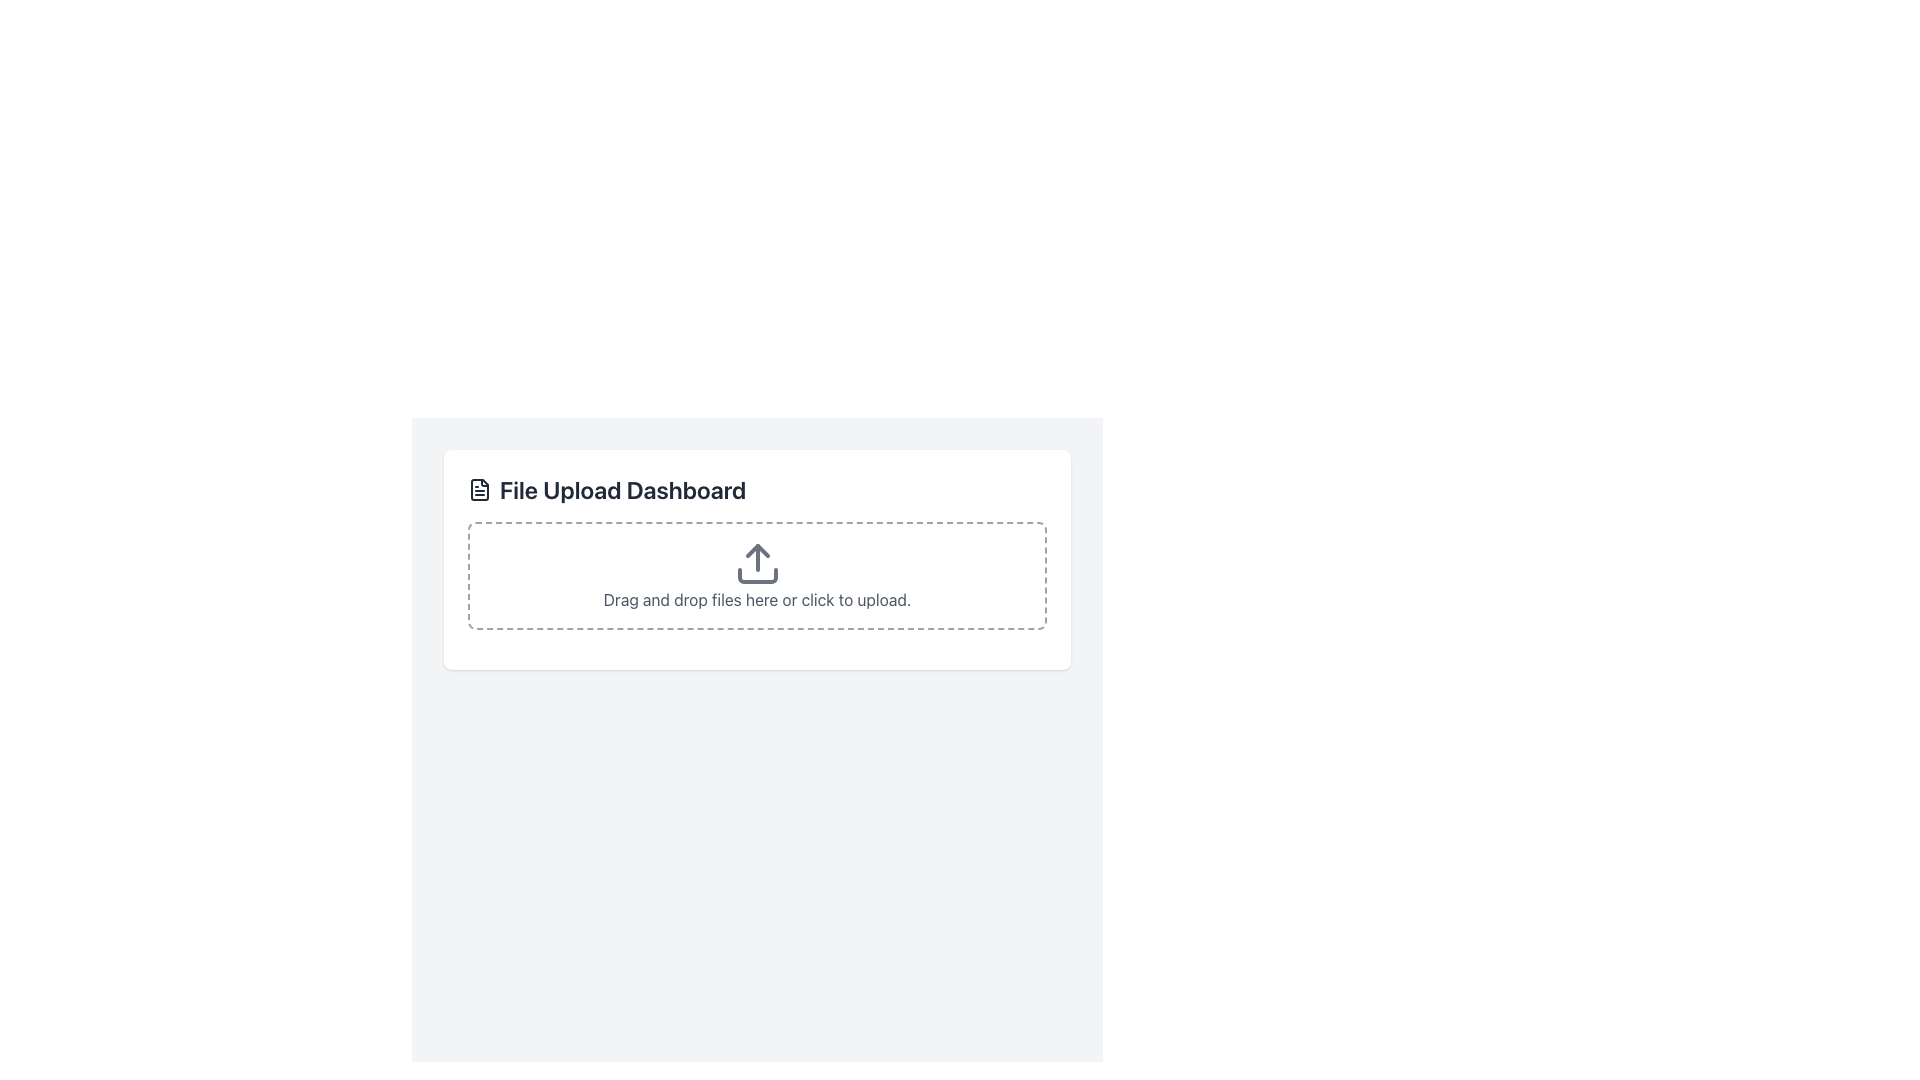  I want to click on and drop files onto the File Upload Input area, which is a rectangular area with a dashed gray border and rounded corners, containing an upload icon and the text 'Drag and drop files here or click, so click(756, 575).